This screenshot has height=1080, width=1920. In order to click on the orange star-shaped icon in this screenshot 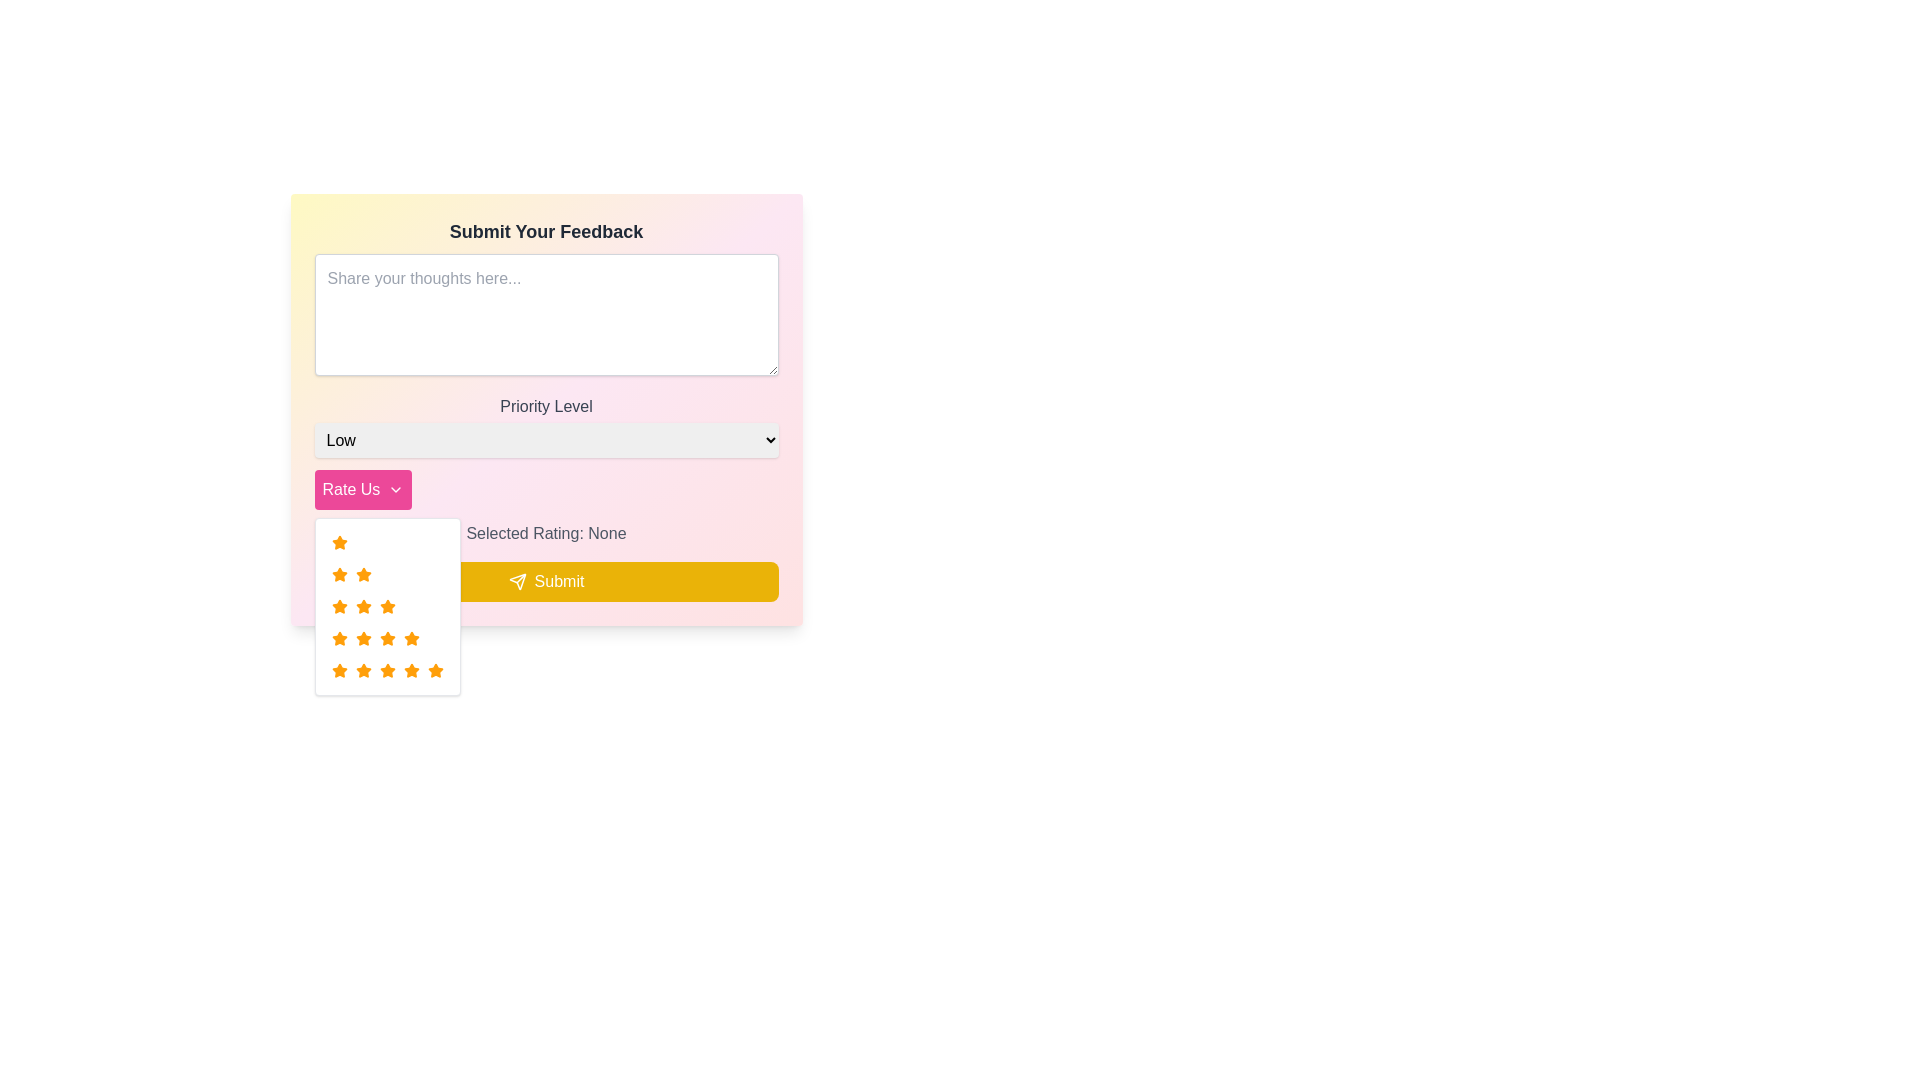, I will do `click(363, 574)`.